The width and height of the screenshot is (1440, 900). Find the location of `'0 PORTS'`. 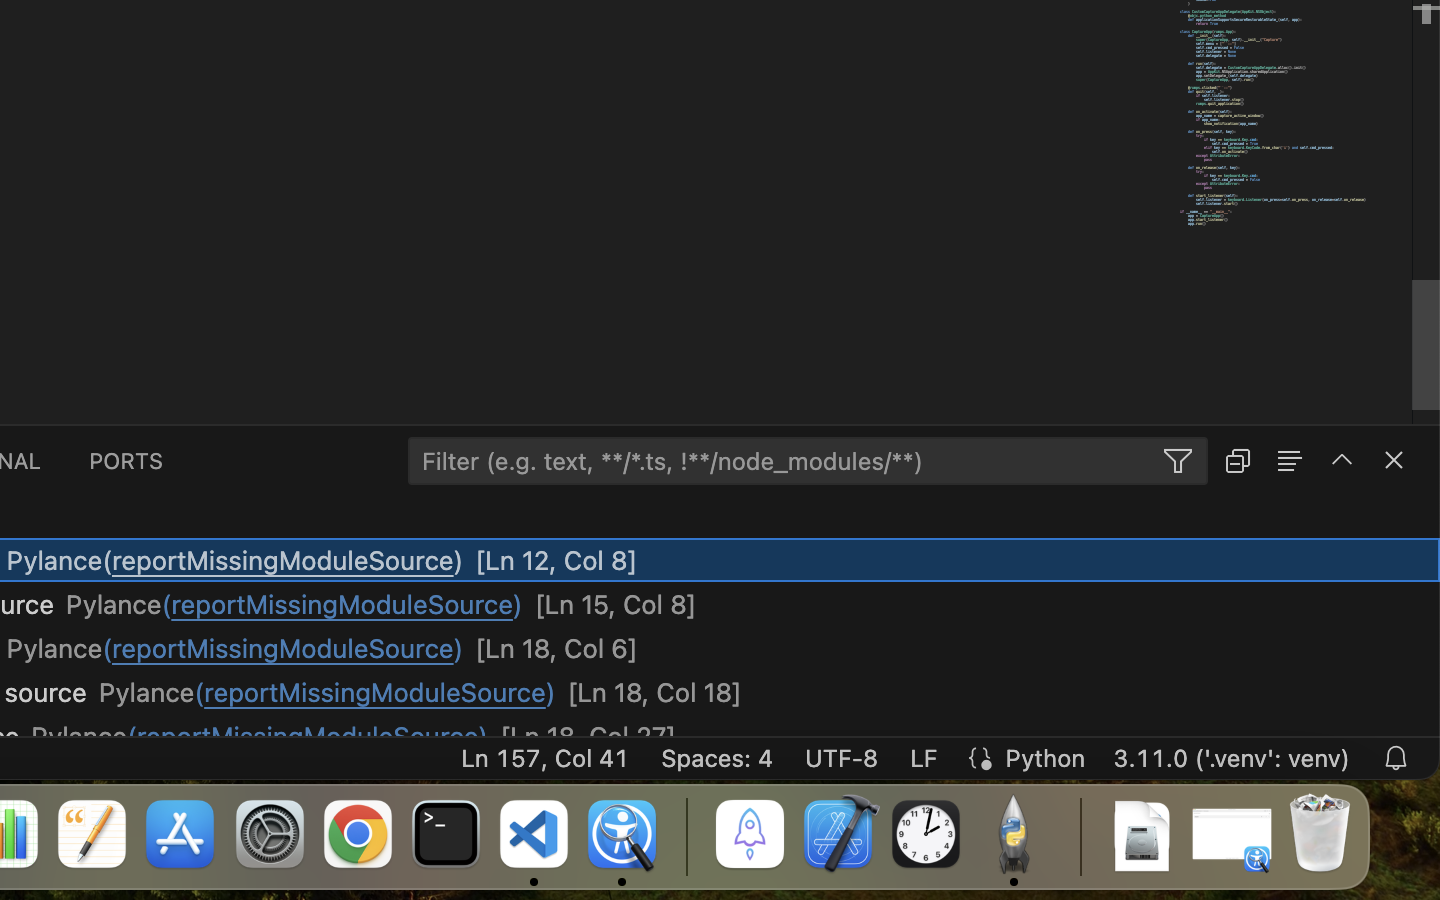

'0 PORTS' is located at coordinates (126, 458).